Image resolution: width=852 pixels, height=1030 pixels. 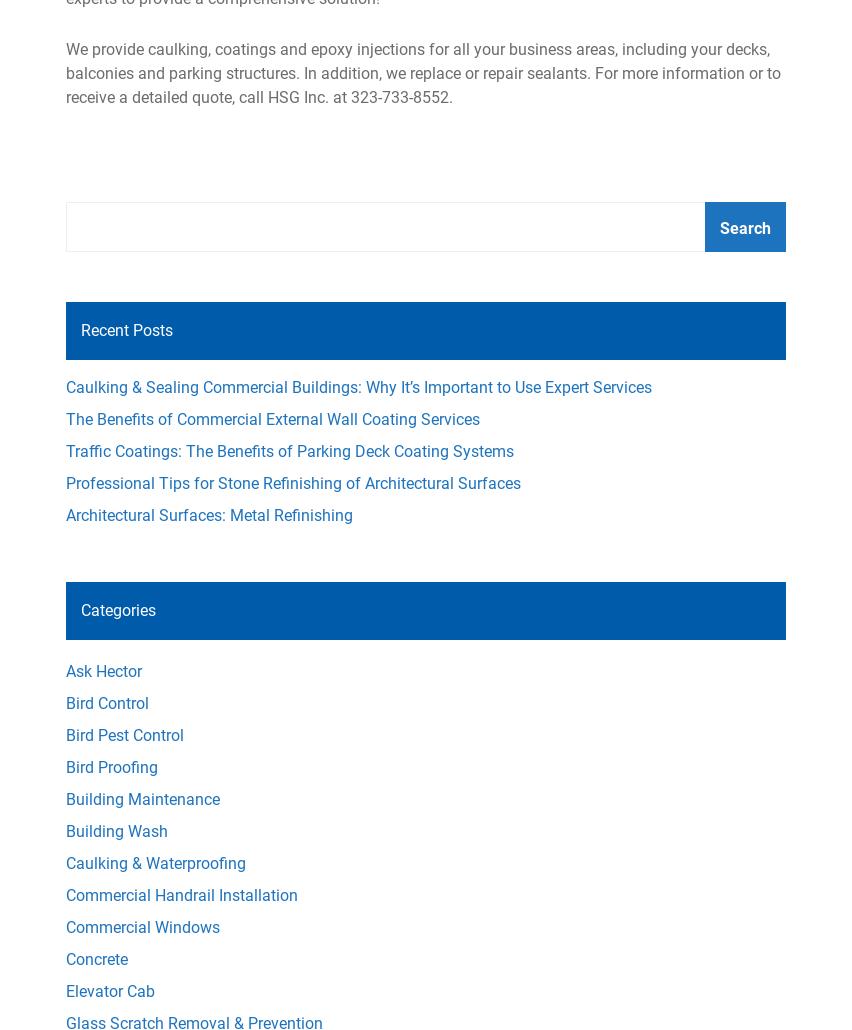 I want to click on 'Recent Posts', so click(x=127, y=328).